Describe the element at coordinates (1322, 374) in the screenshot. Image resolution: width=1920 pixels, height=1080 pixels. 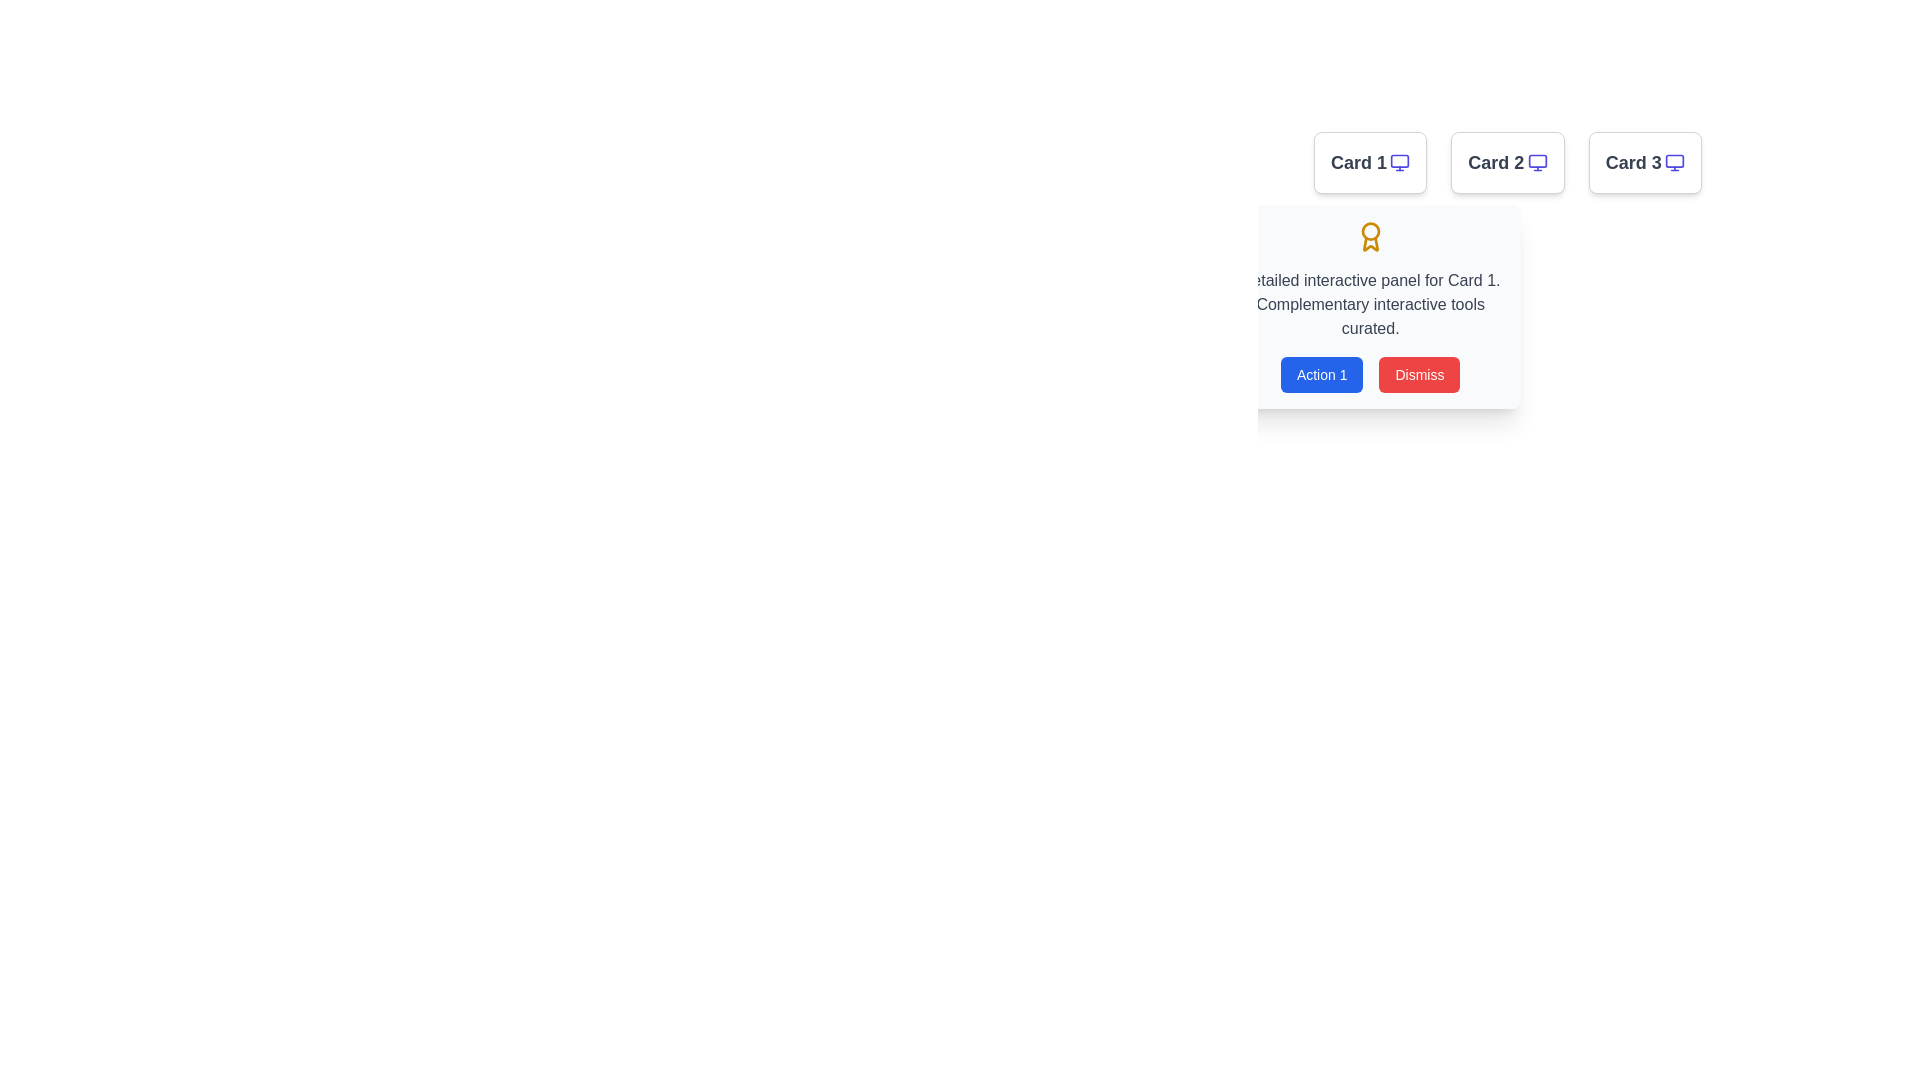
I see `the first button in the horizontally aligned group located at the bottom of the card-like UI to observe its hover effect` at that location.